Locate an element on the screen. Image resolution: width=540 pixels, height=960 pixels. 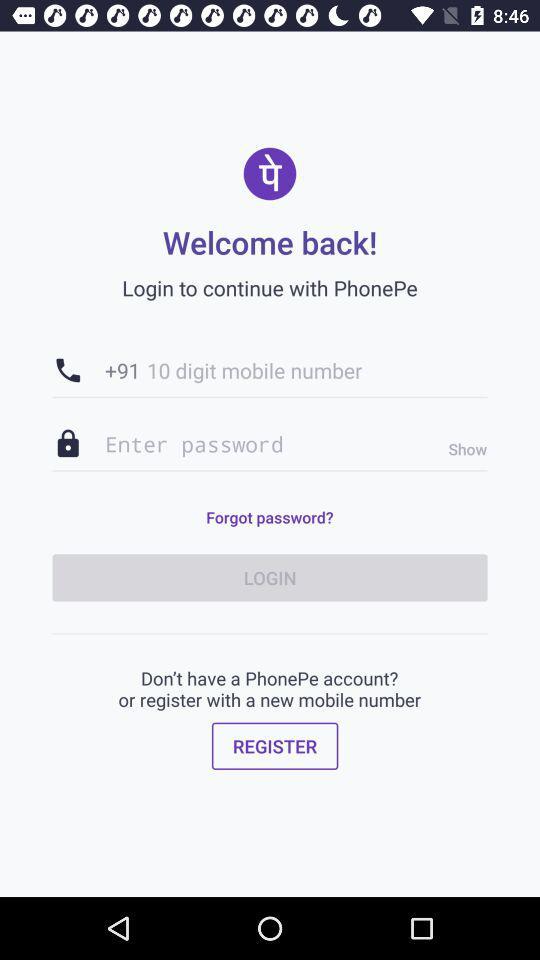
show item is located at coordinates (462, 449).